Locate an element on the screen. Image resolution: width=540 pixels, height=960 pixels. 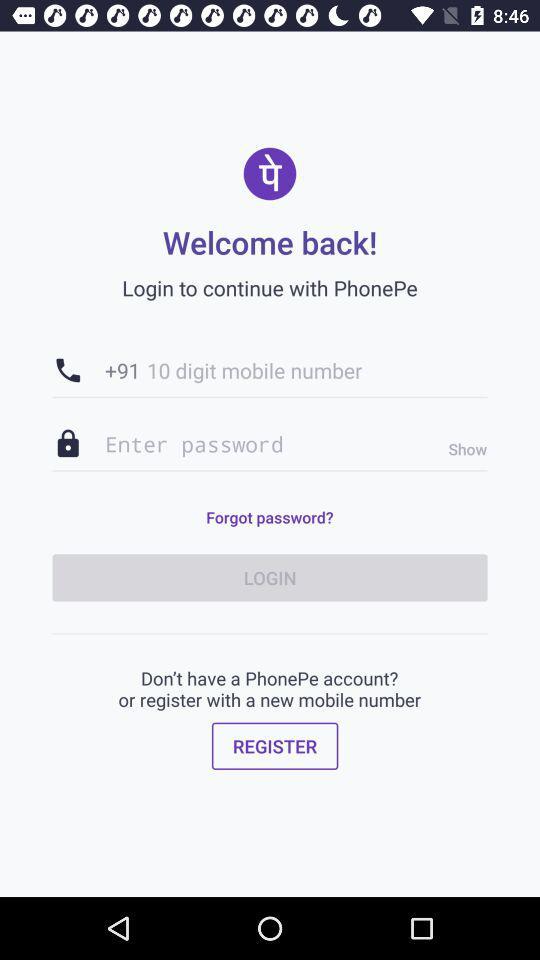
show item is located at coordinates (462, 449).